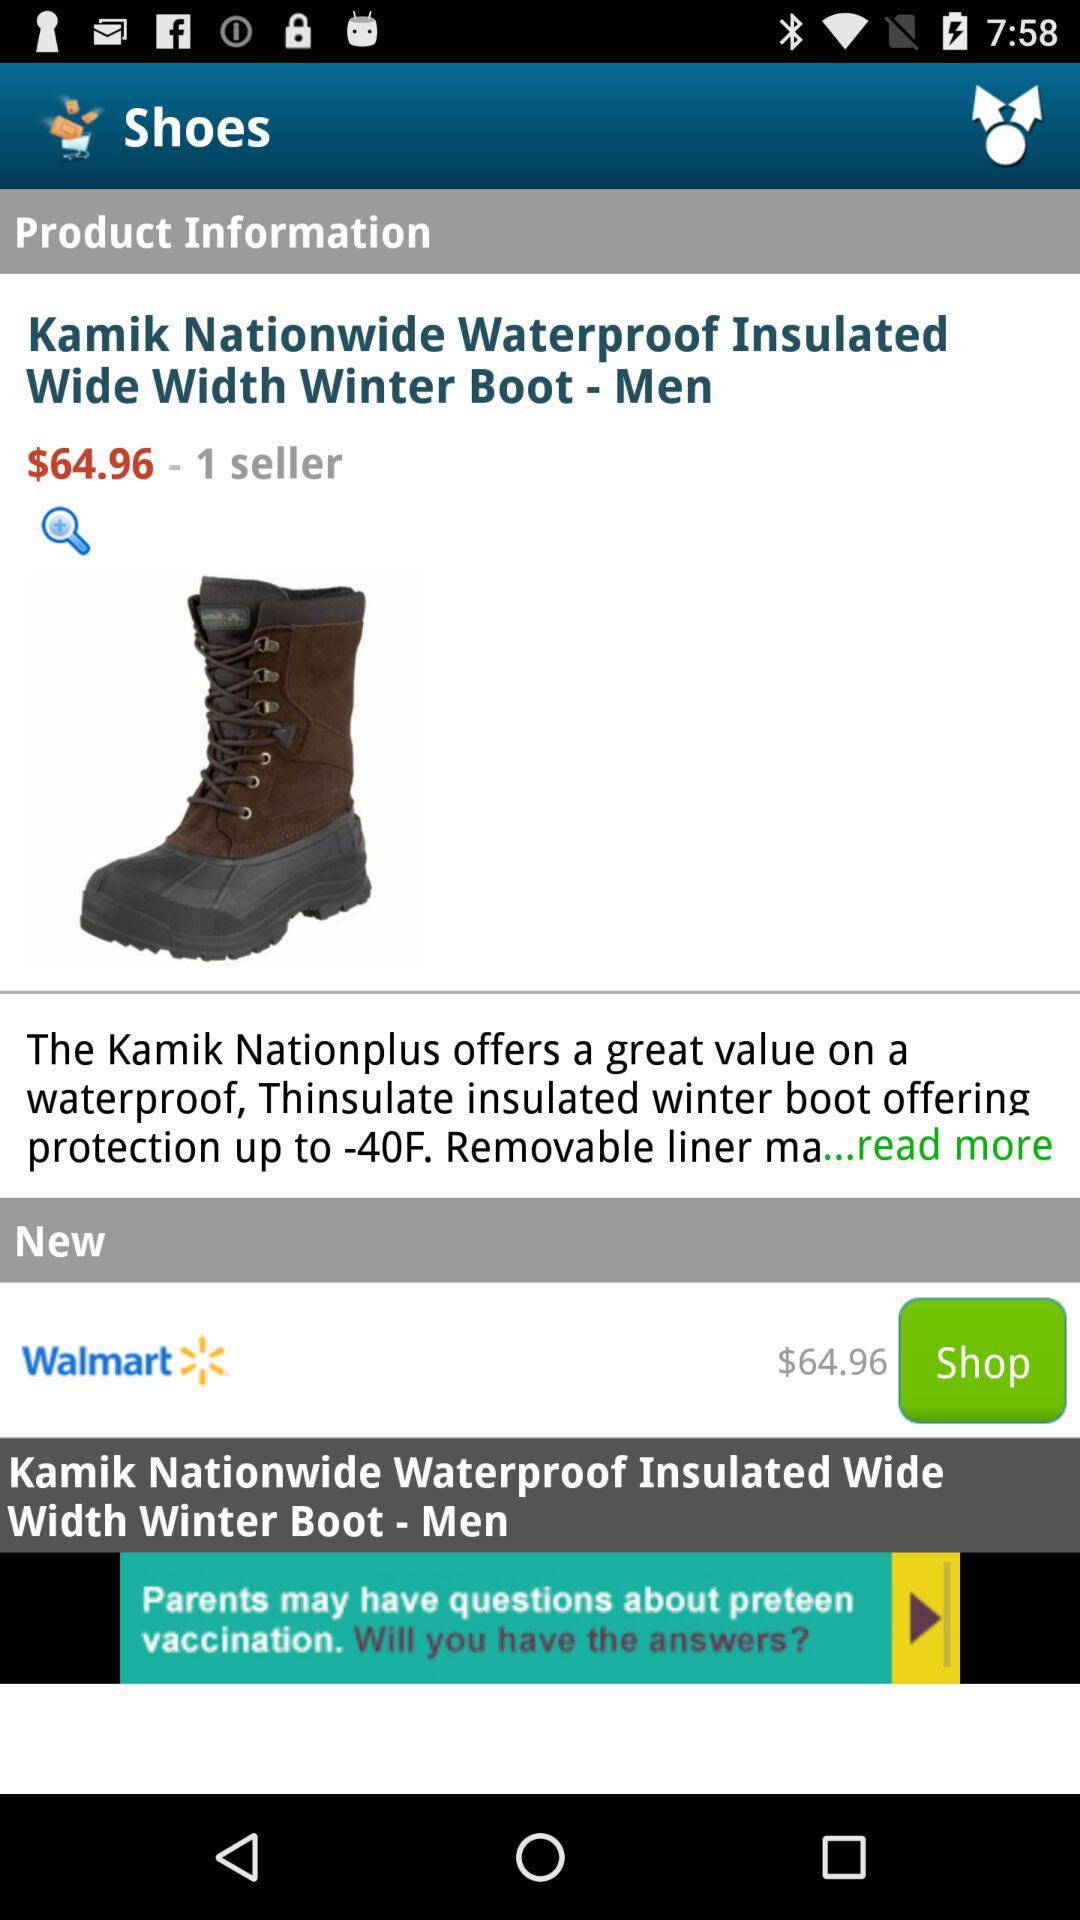  Describe the element at coordinates (540, 1618) in the screenshot. I see `advertisement` at that location.